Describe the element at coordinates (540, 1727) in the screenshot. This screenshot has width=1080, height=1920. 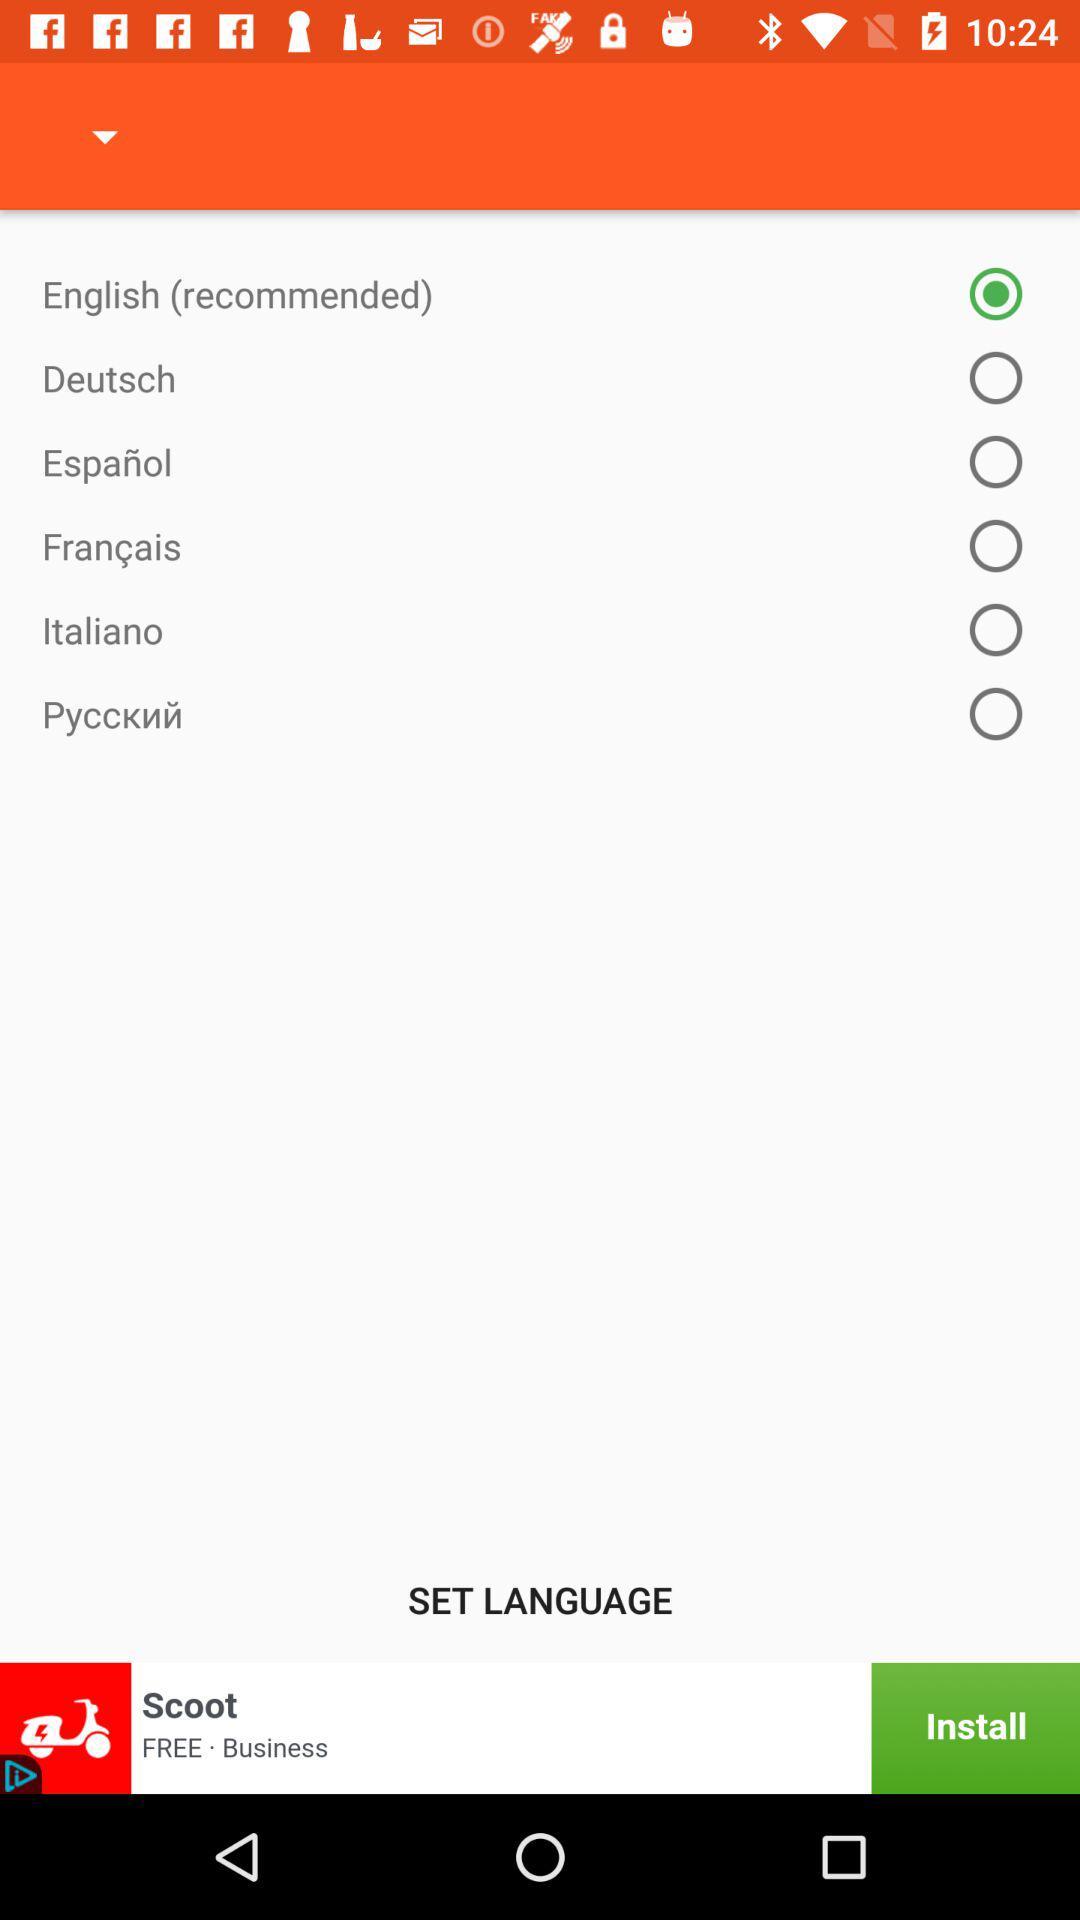
I see `banner advertisement` at that location.